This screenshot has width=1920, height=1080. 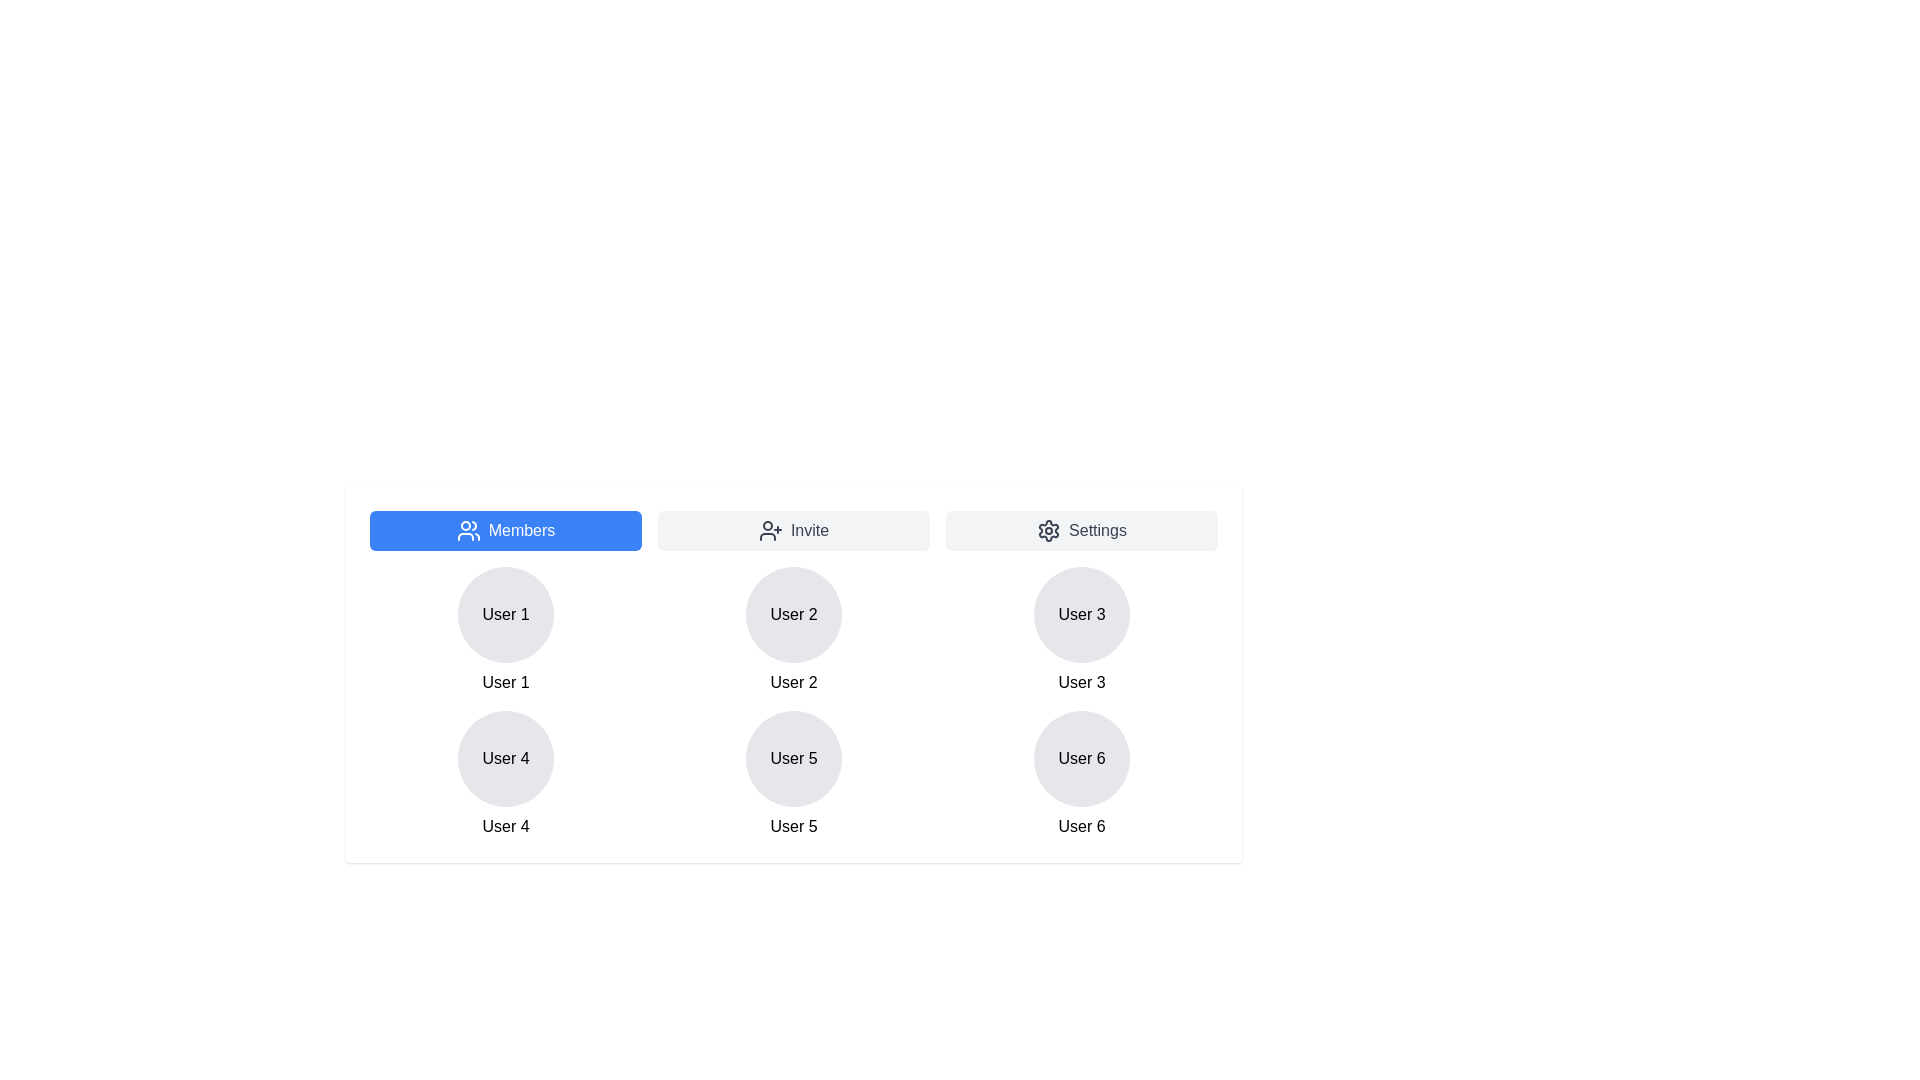 I want to click on text from the lower text label directly below the circular avatar labeled as 'User 5' in the middle column of a three-column grid layout, in the second row, so click(x=792, y=826).